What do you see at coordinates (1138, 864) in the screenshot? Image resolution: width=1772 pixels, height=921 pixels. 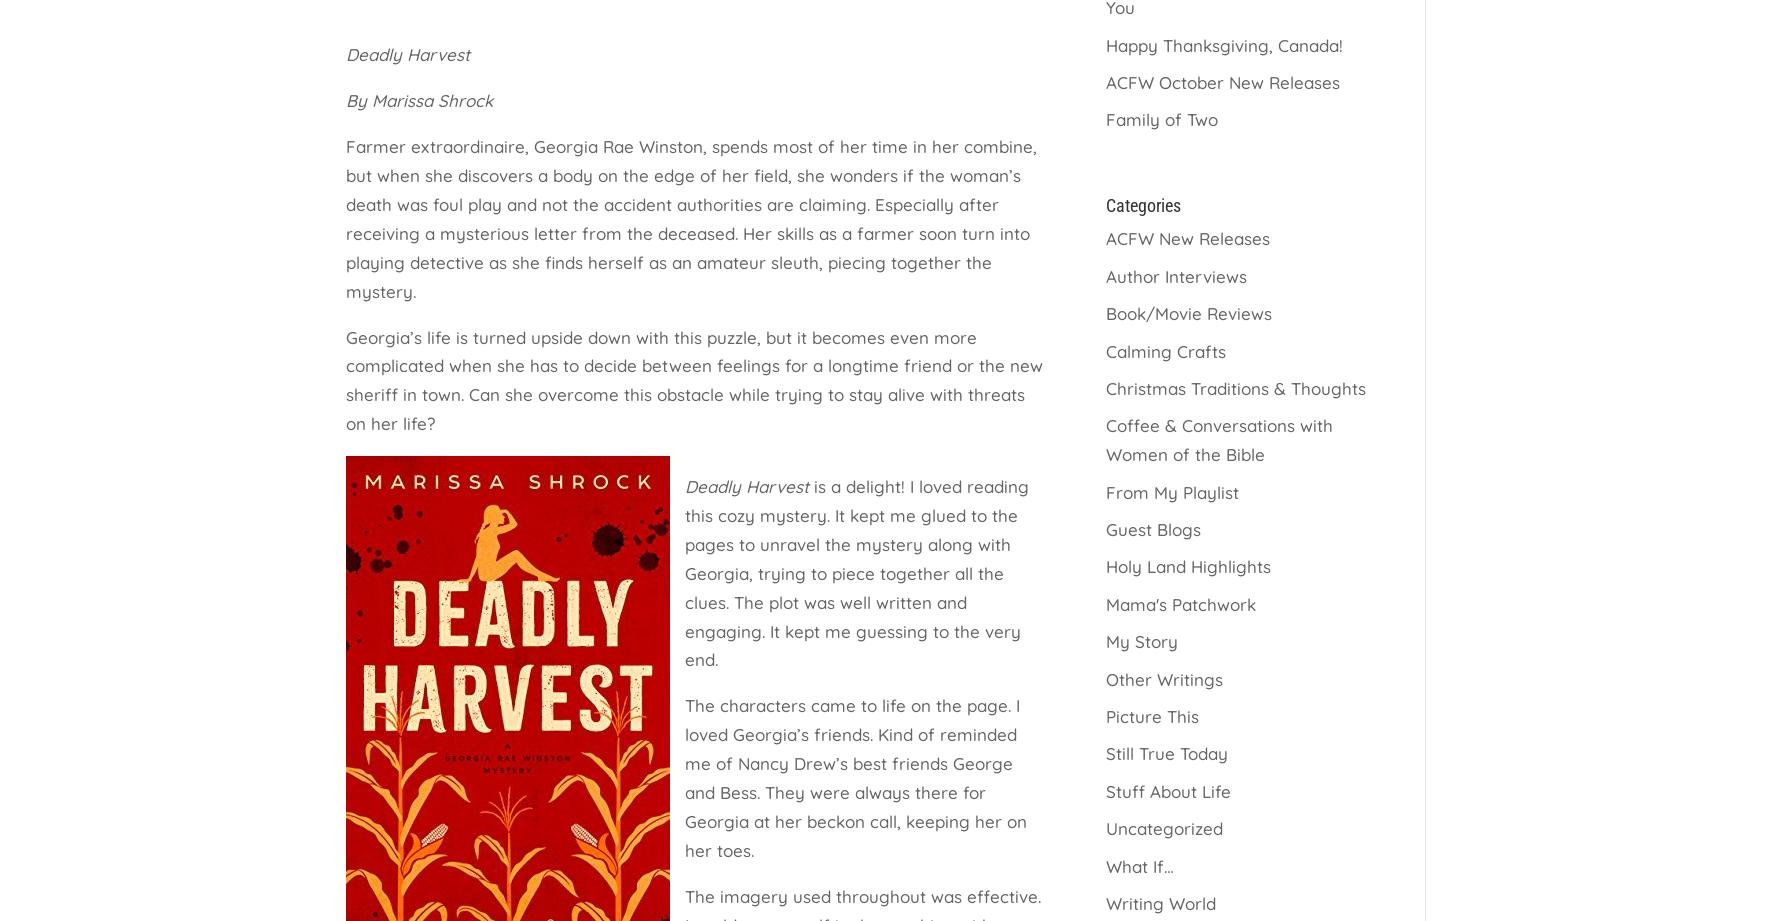 I see `'What If…'` at bounding box center [1138, 864].